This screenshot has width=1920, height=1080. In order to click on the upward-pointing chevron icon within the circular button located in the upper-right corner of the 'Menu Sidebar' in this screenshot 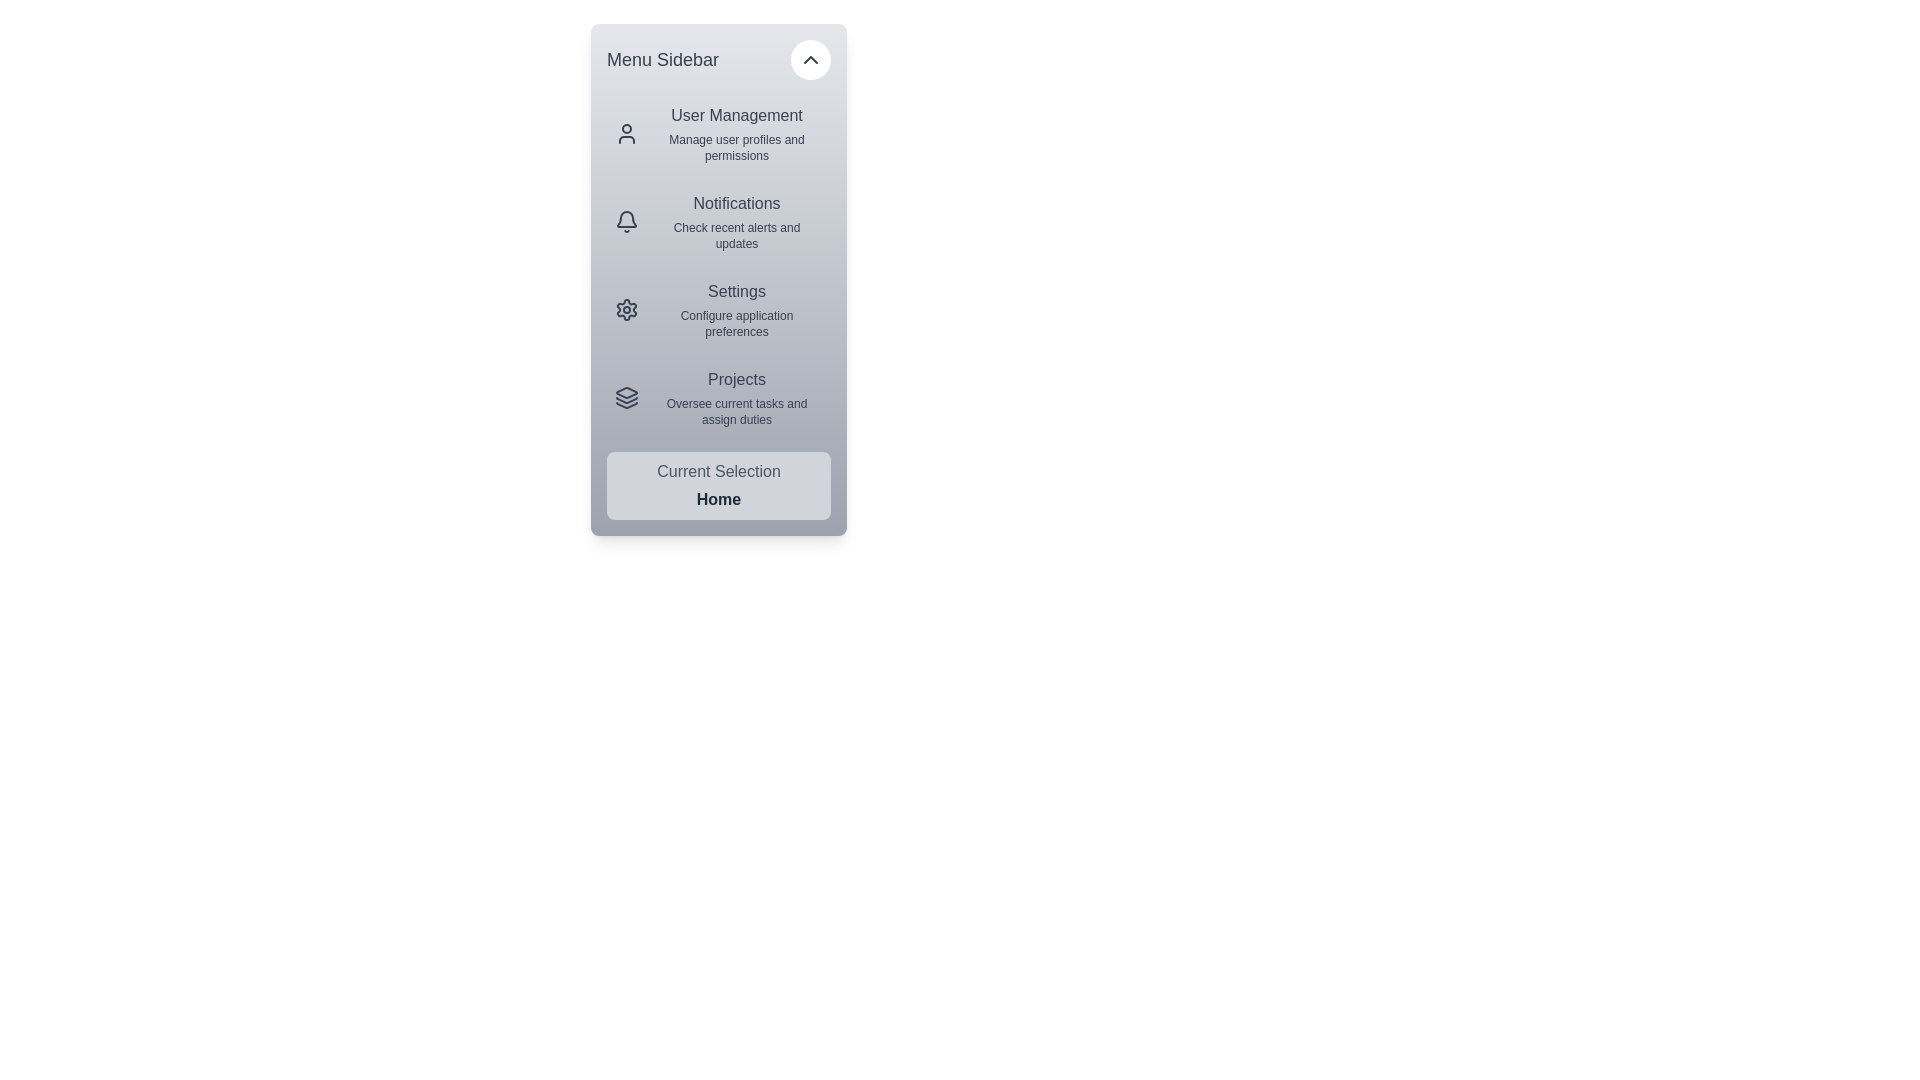, I will do `click(811, 59)`.